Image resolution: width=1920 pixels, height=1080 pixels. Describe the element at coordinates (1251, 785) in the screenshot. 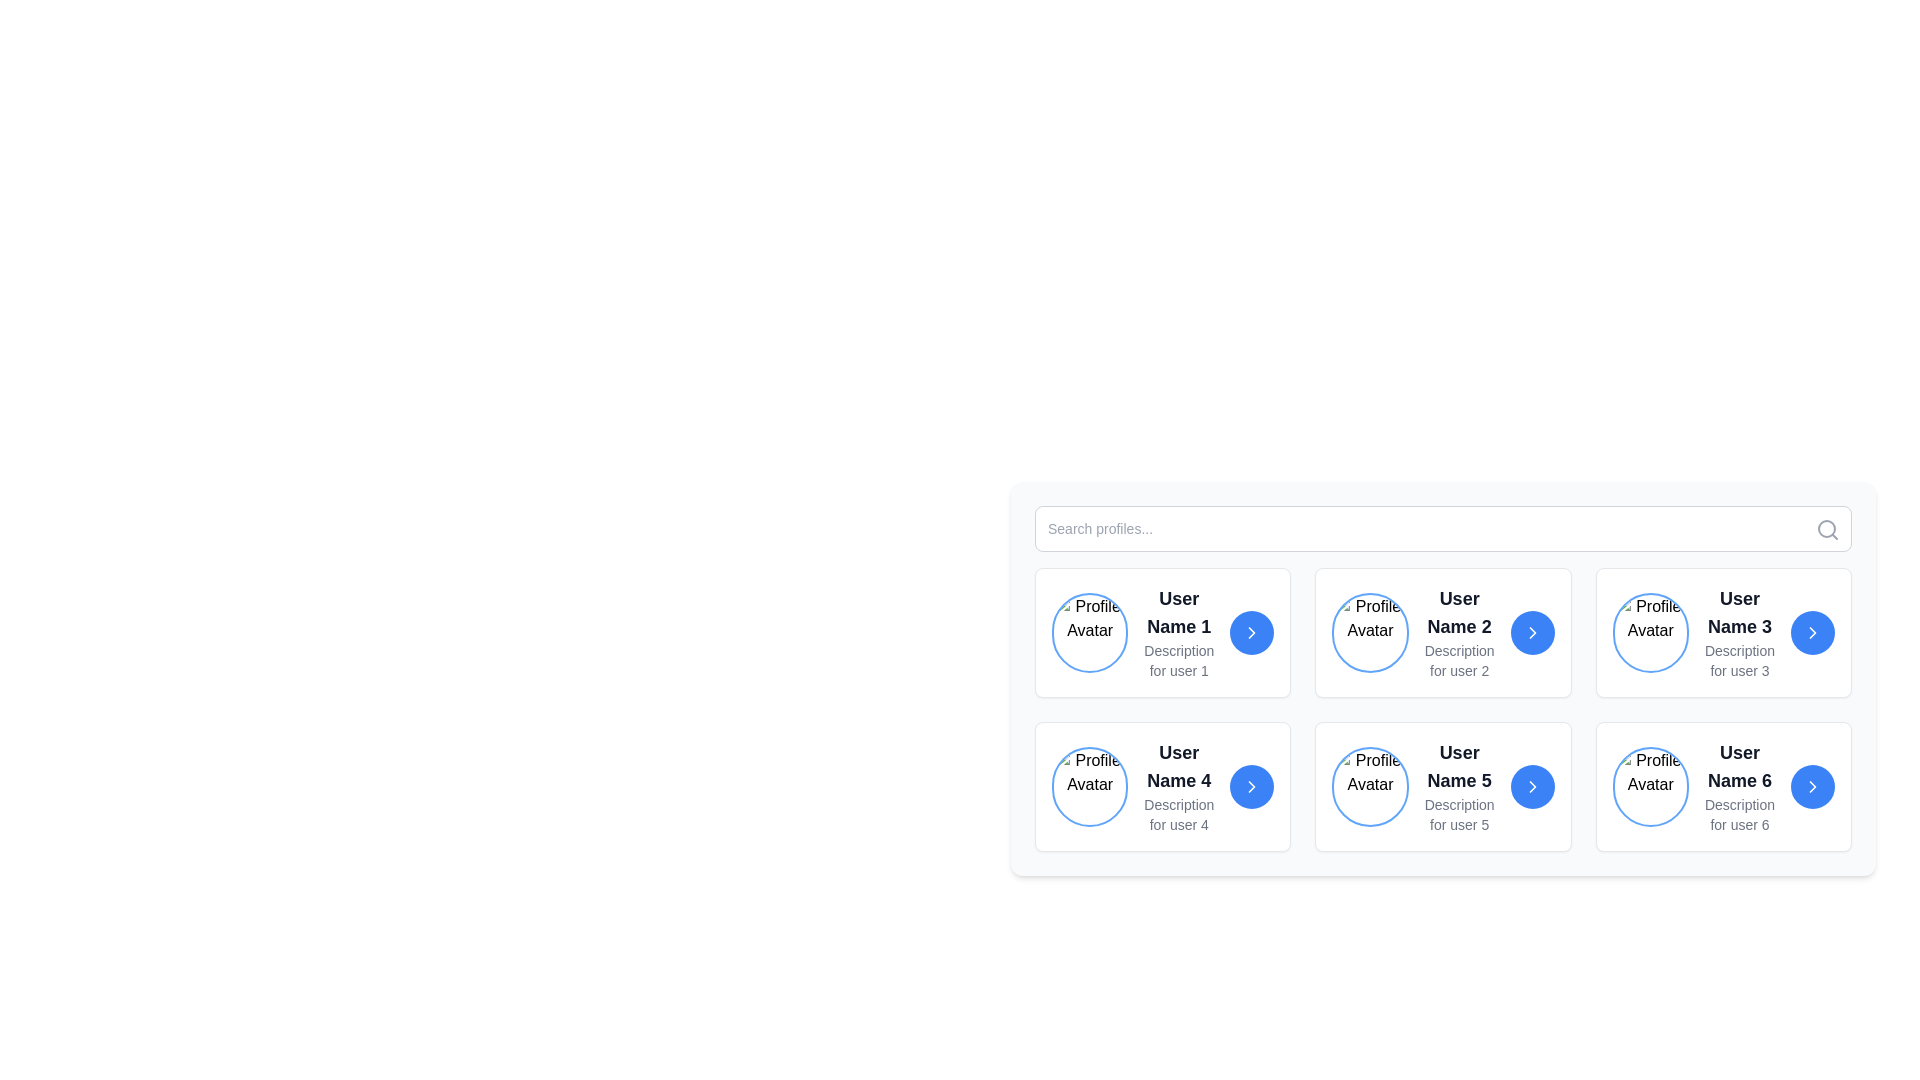

I see `the chevron icon located within the card for 'User Name 4', positioned in the second row and first column of the grid, aligned to the right side of the card, nested within a blue circular button` at that location.